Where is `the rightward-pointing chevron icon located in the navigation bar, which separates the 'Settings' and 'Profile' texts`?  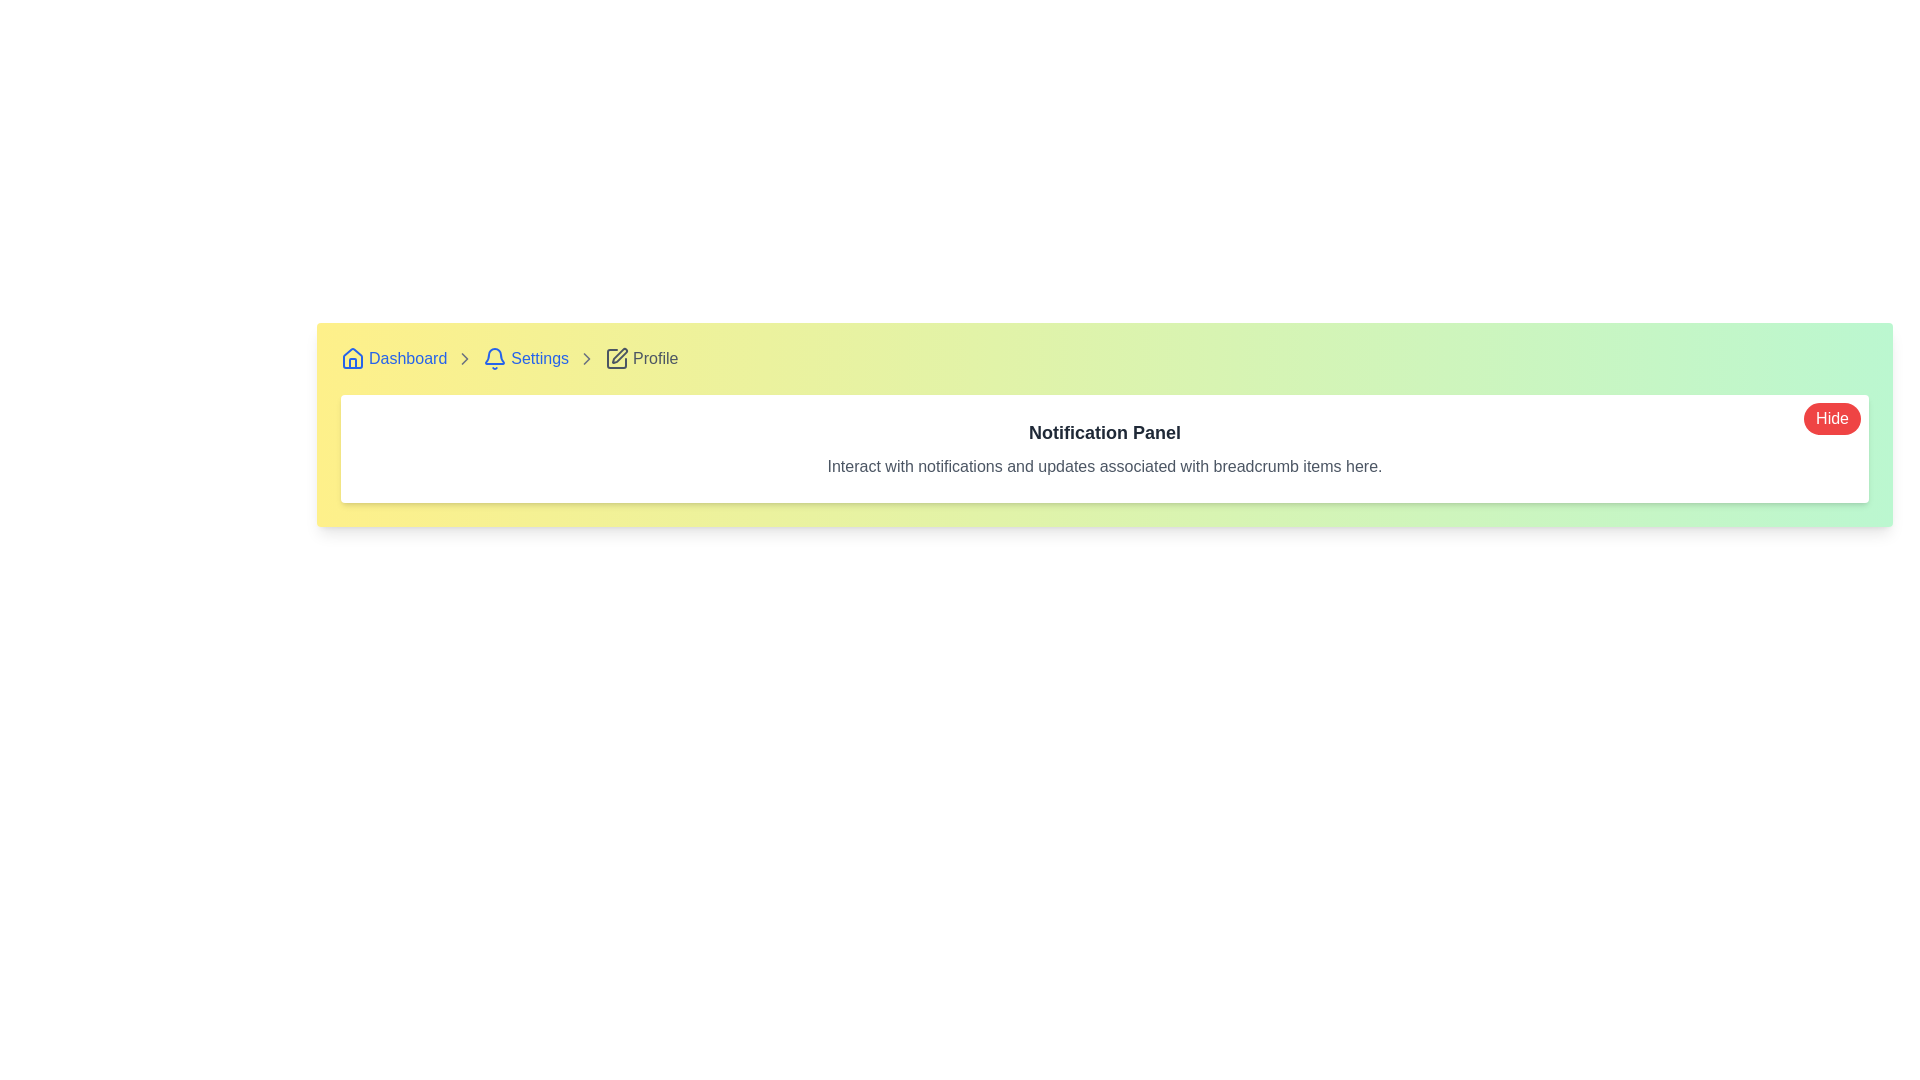 the rightward-pointing chevron icon located in the navigation bar, which separates the 'Settings' and 'Profile' texts is located at coordinates (464, 357).